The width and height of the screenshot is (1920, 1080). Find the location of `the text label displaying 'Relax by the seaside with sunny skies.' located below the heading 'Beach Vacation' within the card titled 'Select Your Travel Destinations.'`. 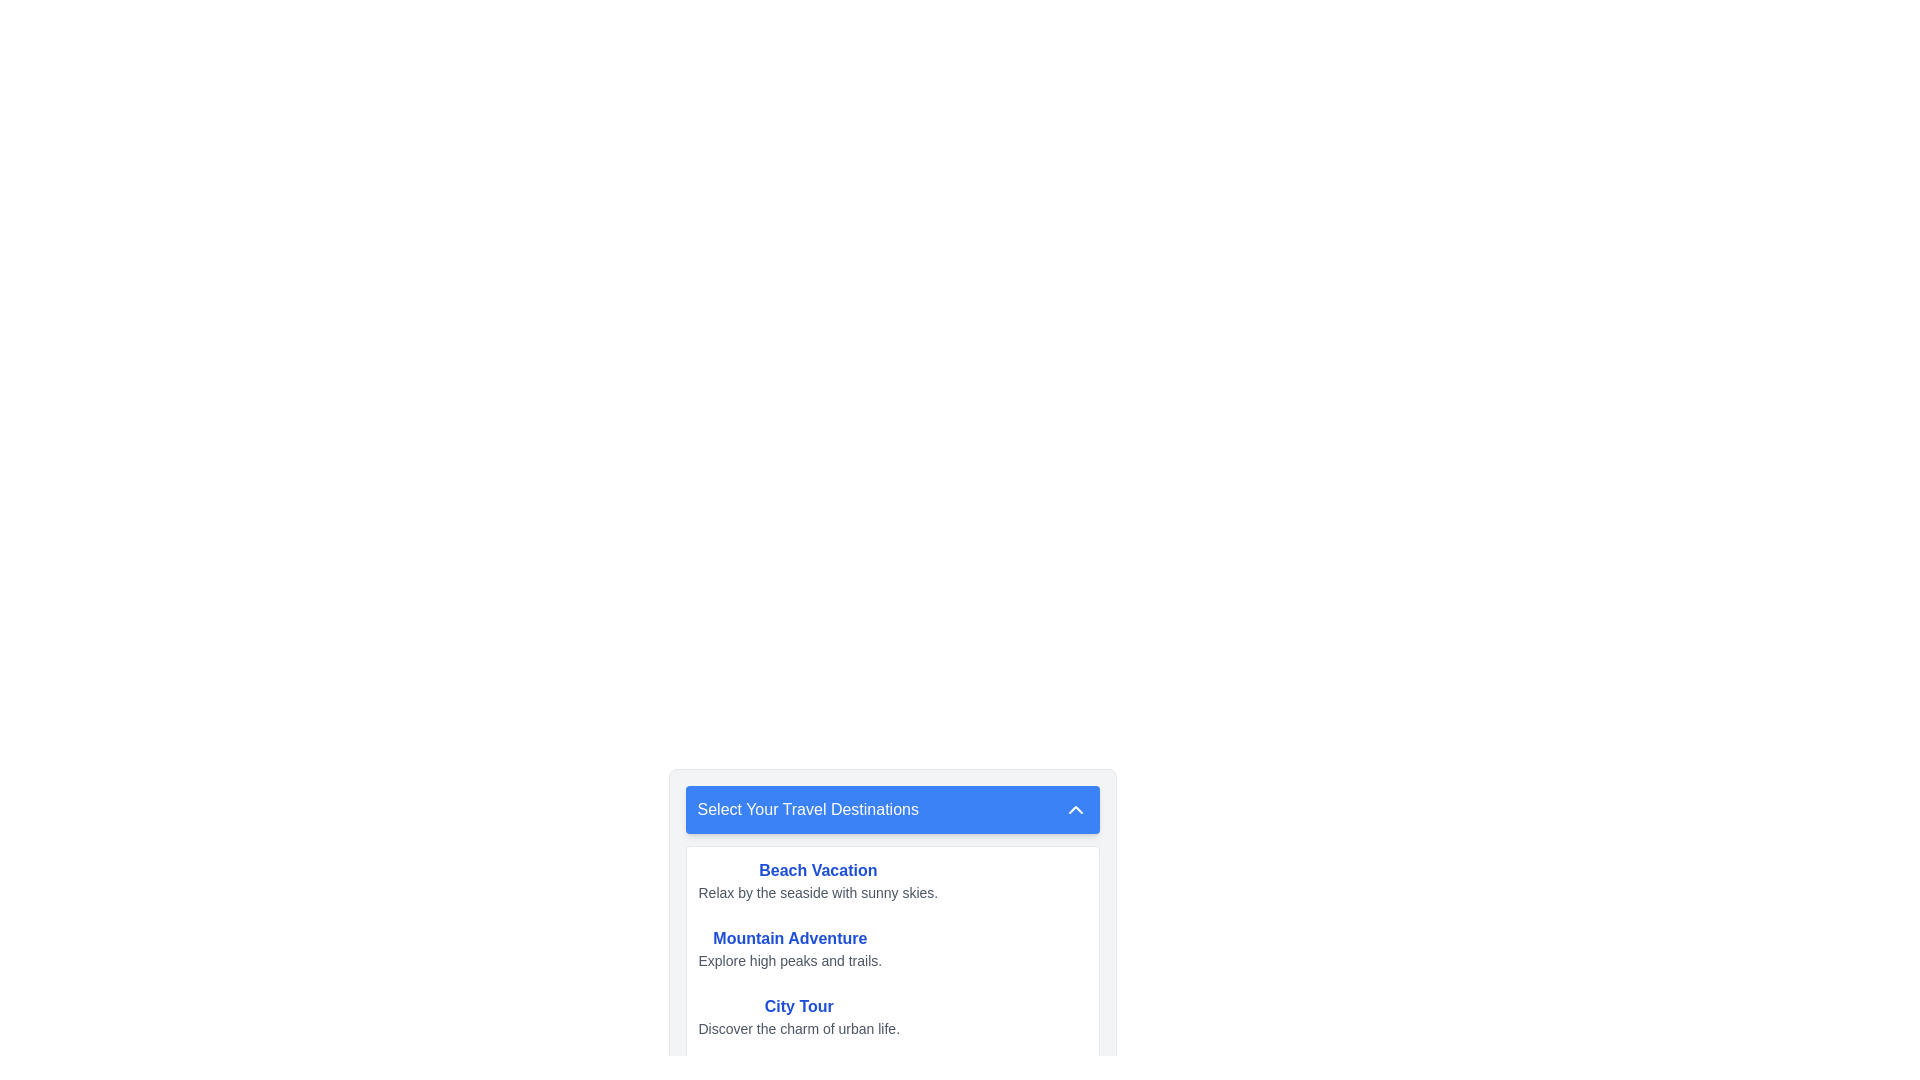

the text label displaying 'Relax by the seaside with sunny skies.' located below the heading 'Beach Vacation' within the card titled 'Select Your Travel Destinations.' is located at coordinates (818, 892).